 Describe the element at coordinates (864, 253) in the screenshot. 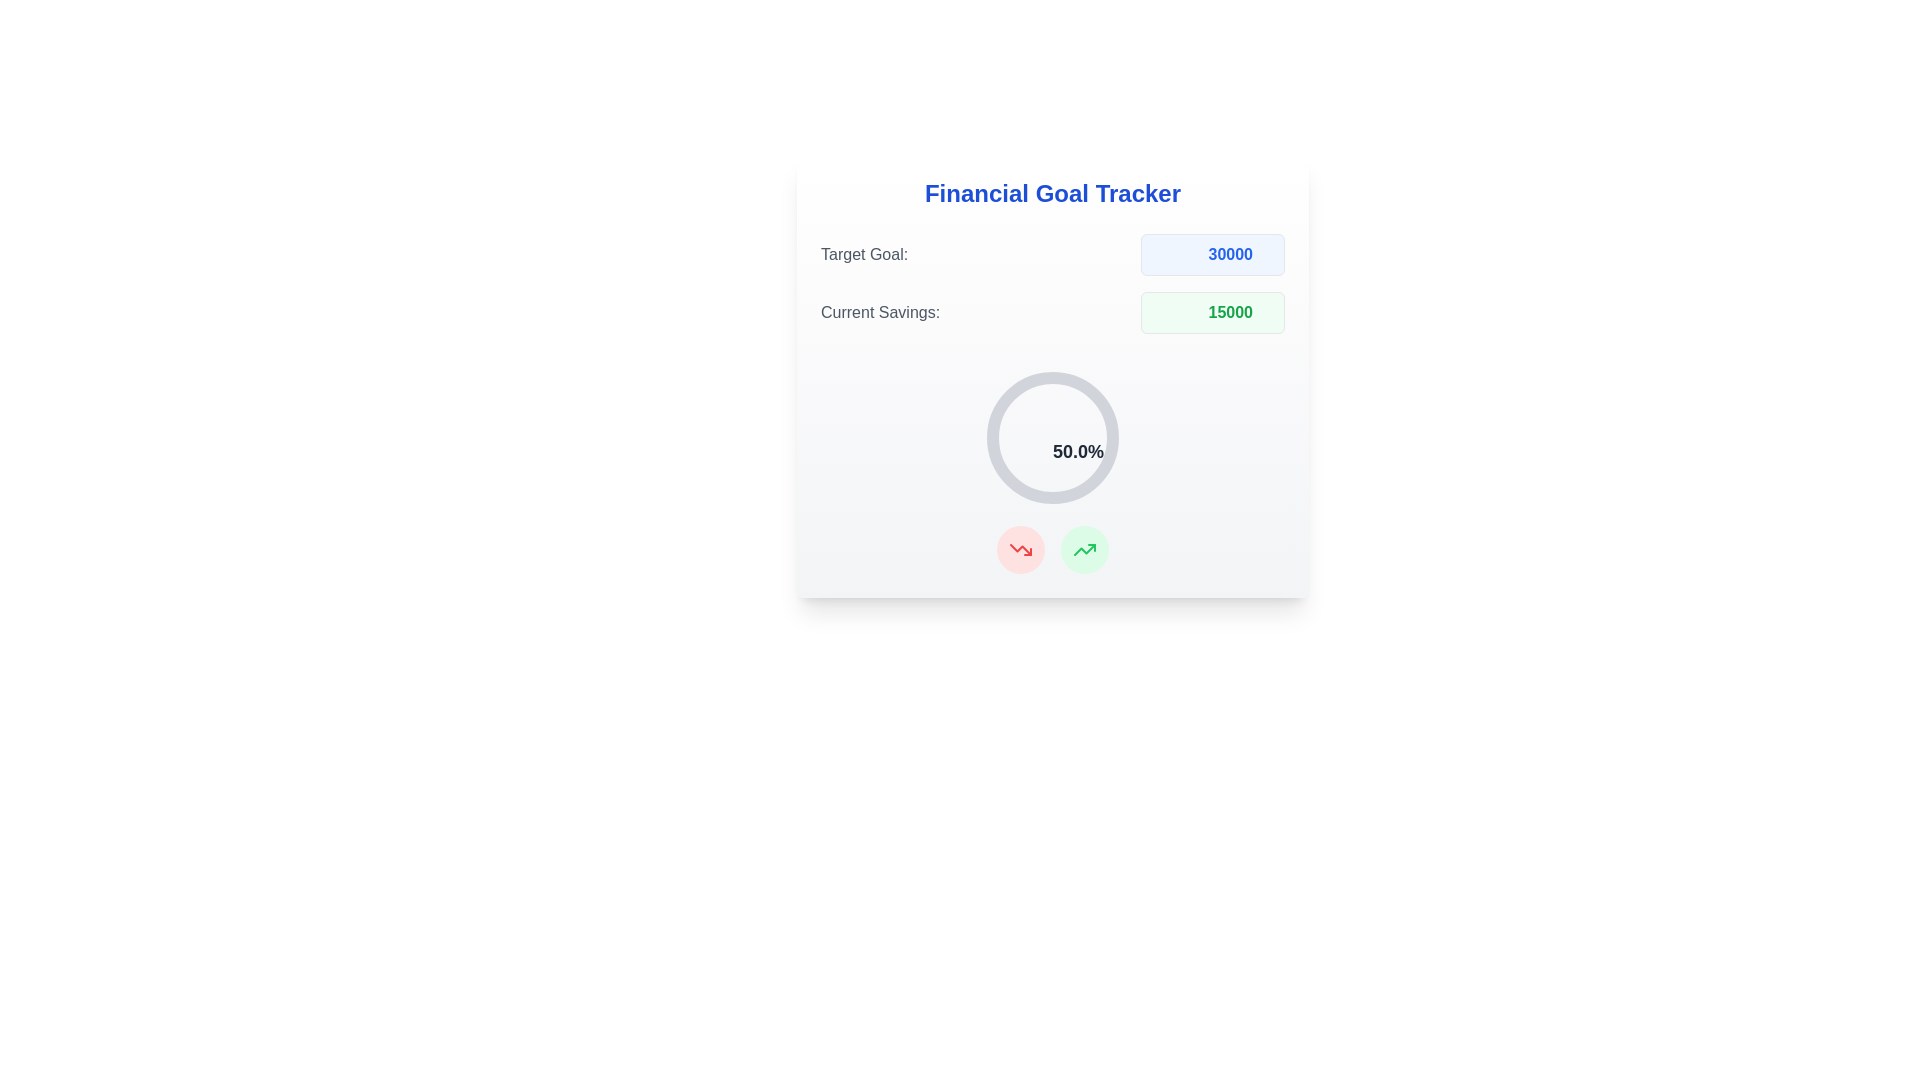

I see `the static text label indicating 'Target Goal', which is positioned to the left of the numerical input box` at that location.